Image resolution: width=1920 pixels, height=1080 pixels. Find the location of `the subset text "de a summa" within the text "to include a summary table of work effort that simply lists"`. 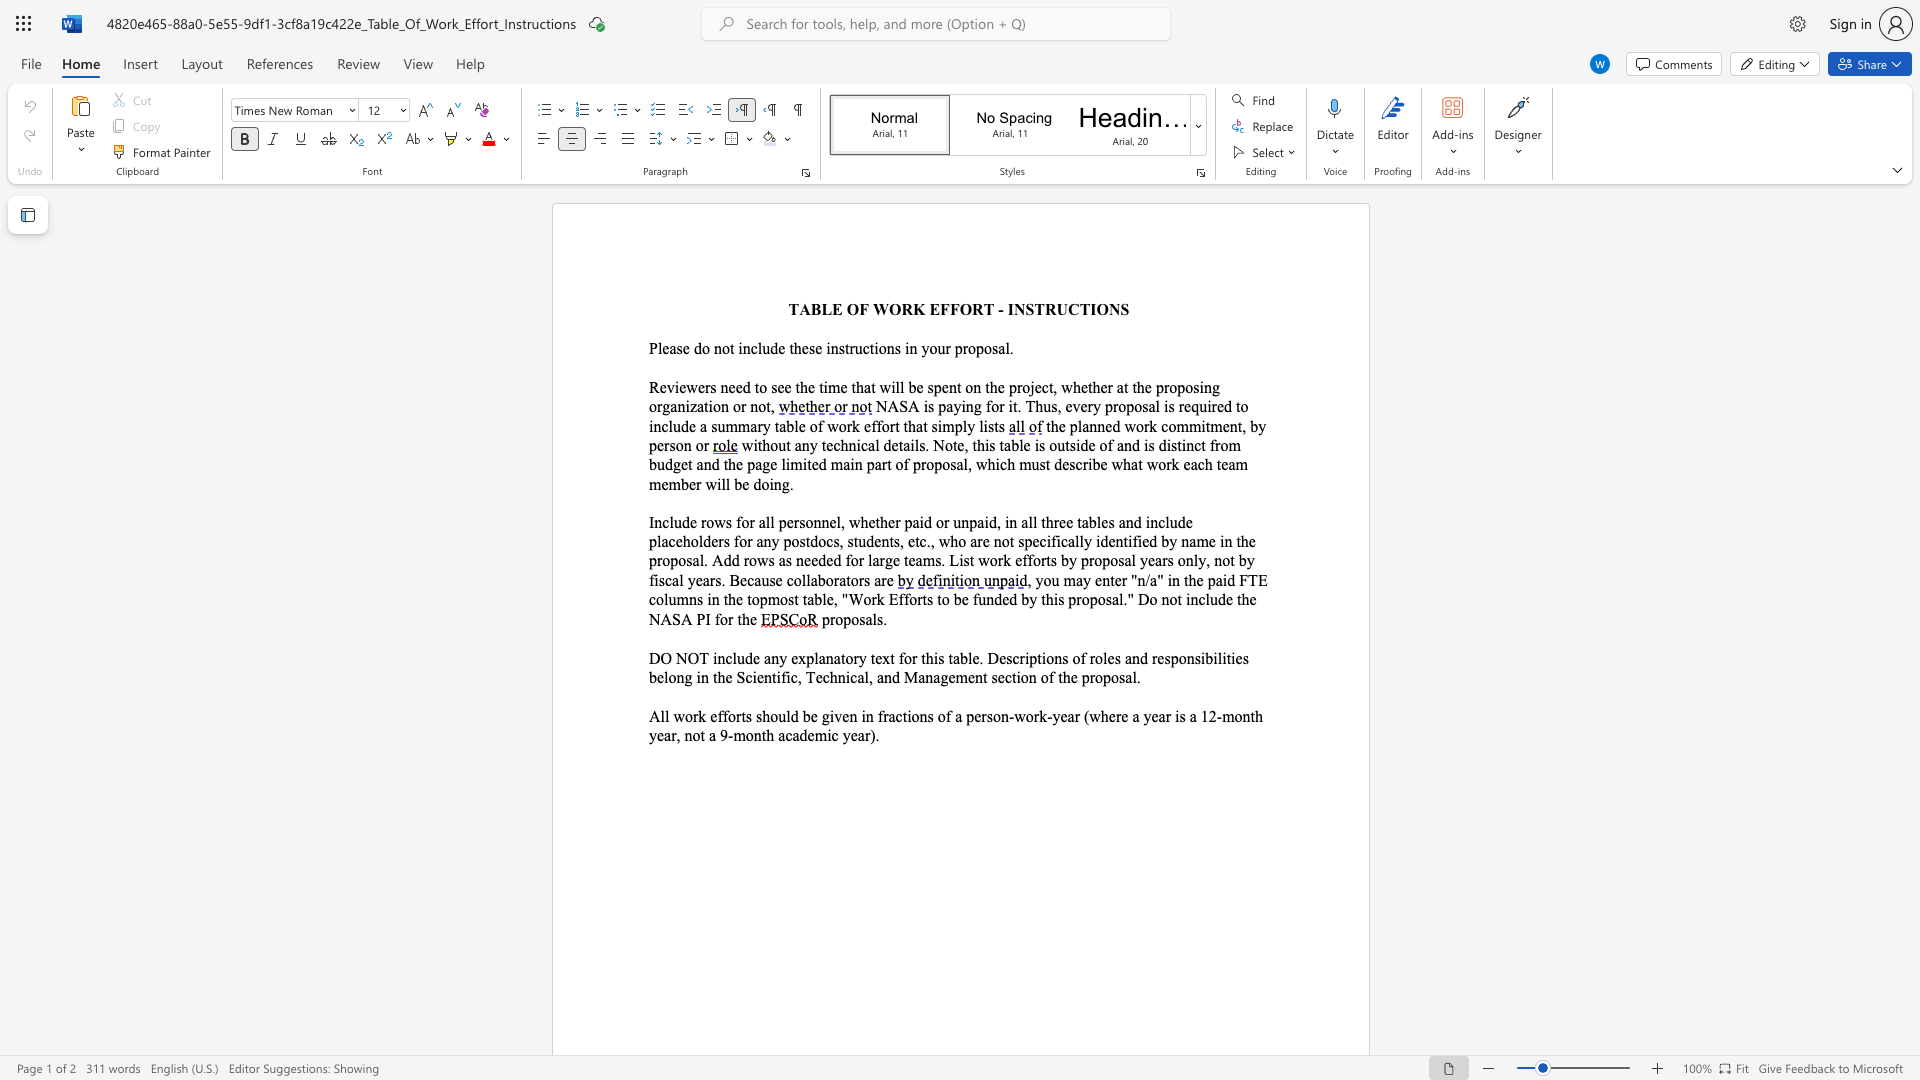

the subset text "de a summa" within the text "to include a summary table of work effort that simply lists" is located at coordinates (681, 425).